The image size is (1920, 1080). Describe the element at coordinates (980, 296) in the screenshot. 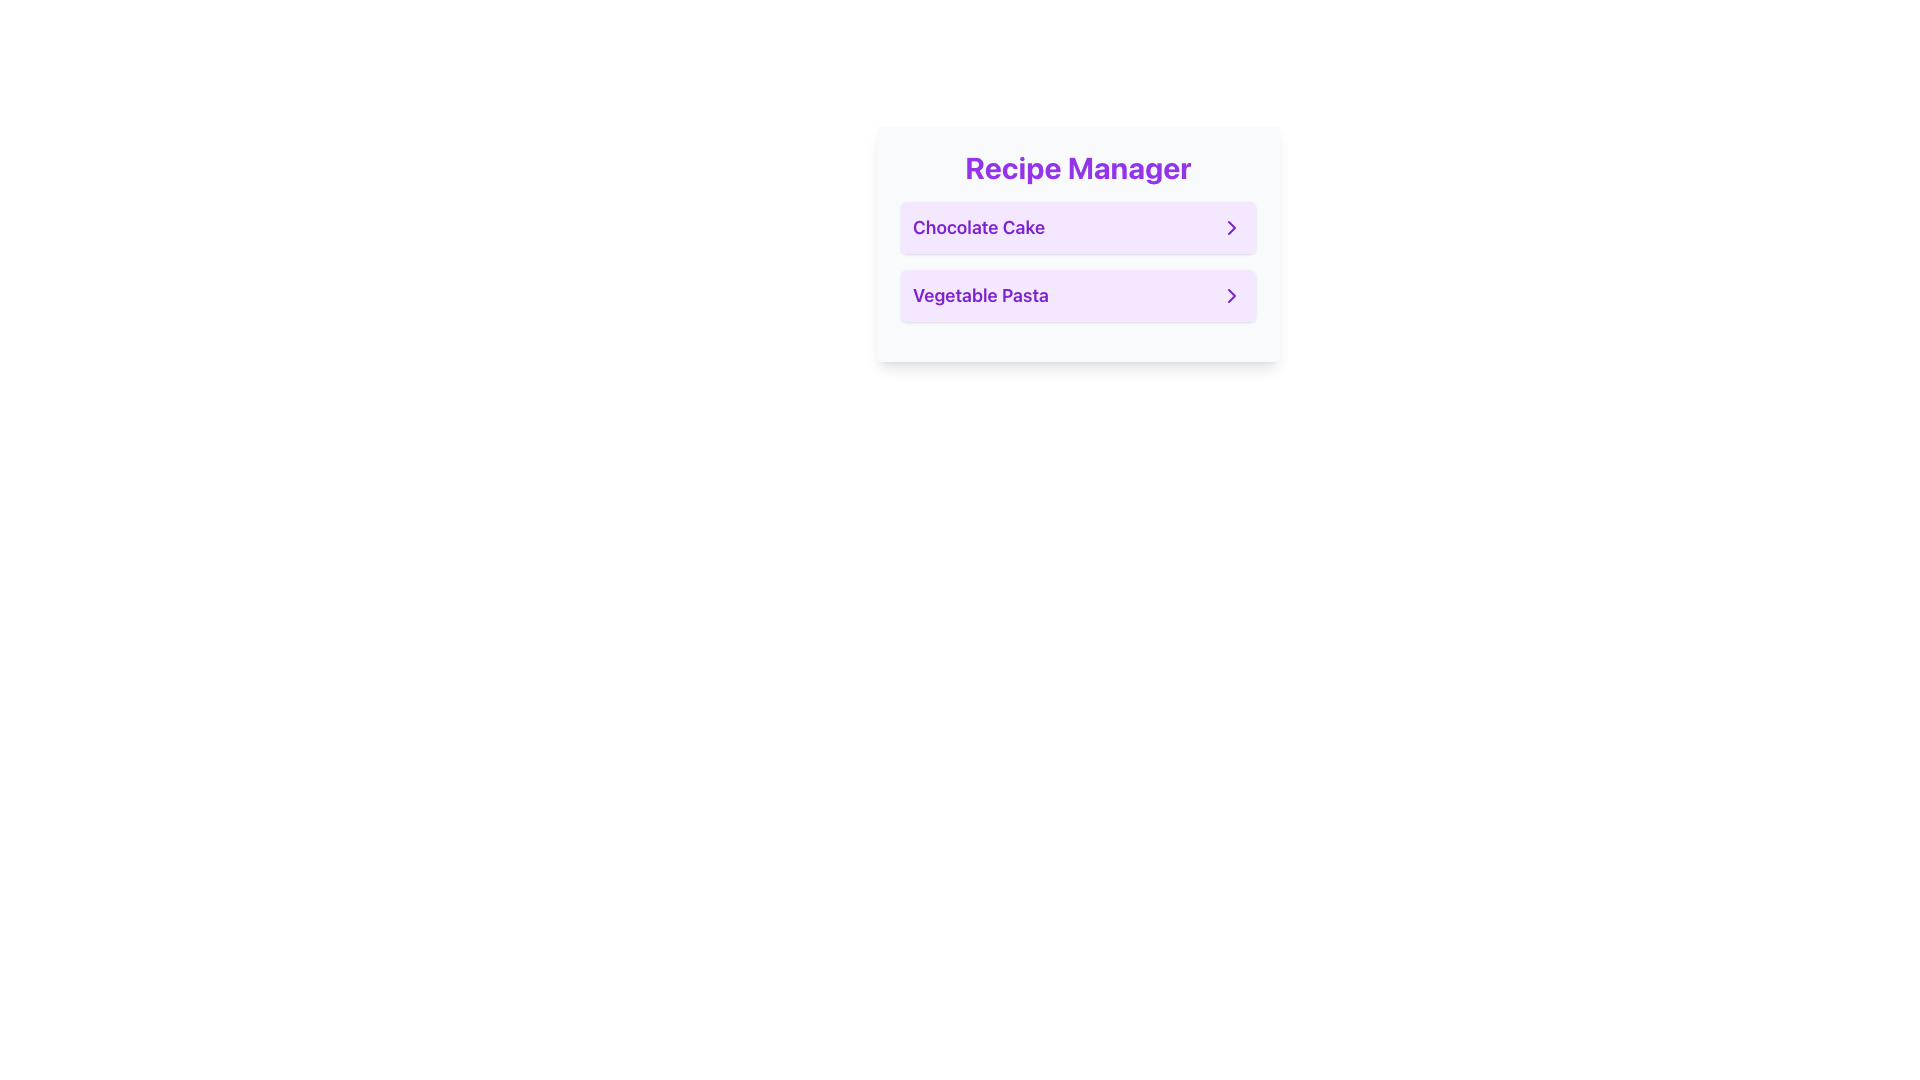

I see `the Text Label displaying 'Vegetable Pasta', which is styled in bold with a large purple font and is located within a selectable card in the Recipe Manager panel` at that location.